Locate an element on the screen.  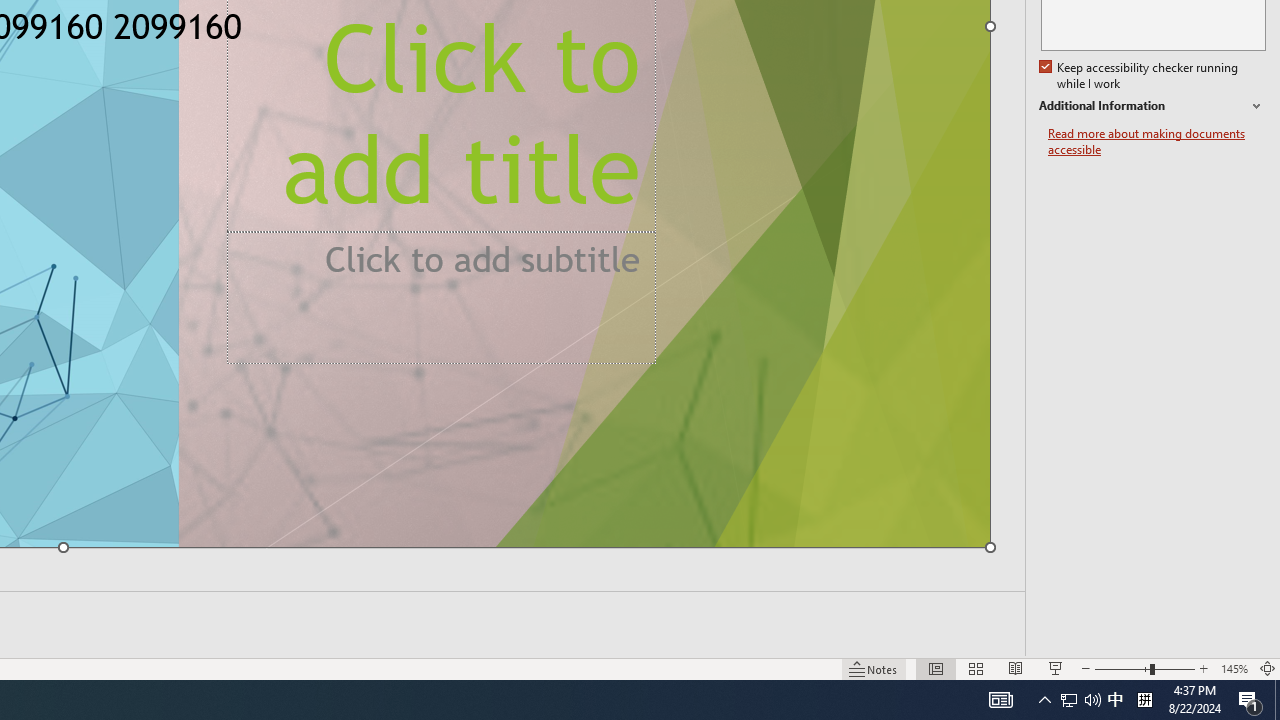
'Zoom 145%' is located at coordinates (1233, 669).